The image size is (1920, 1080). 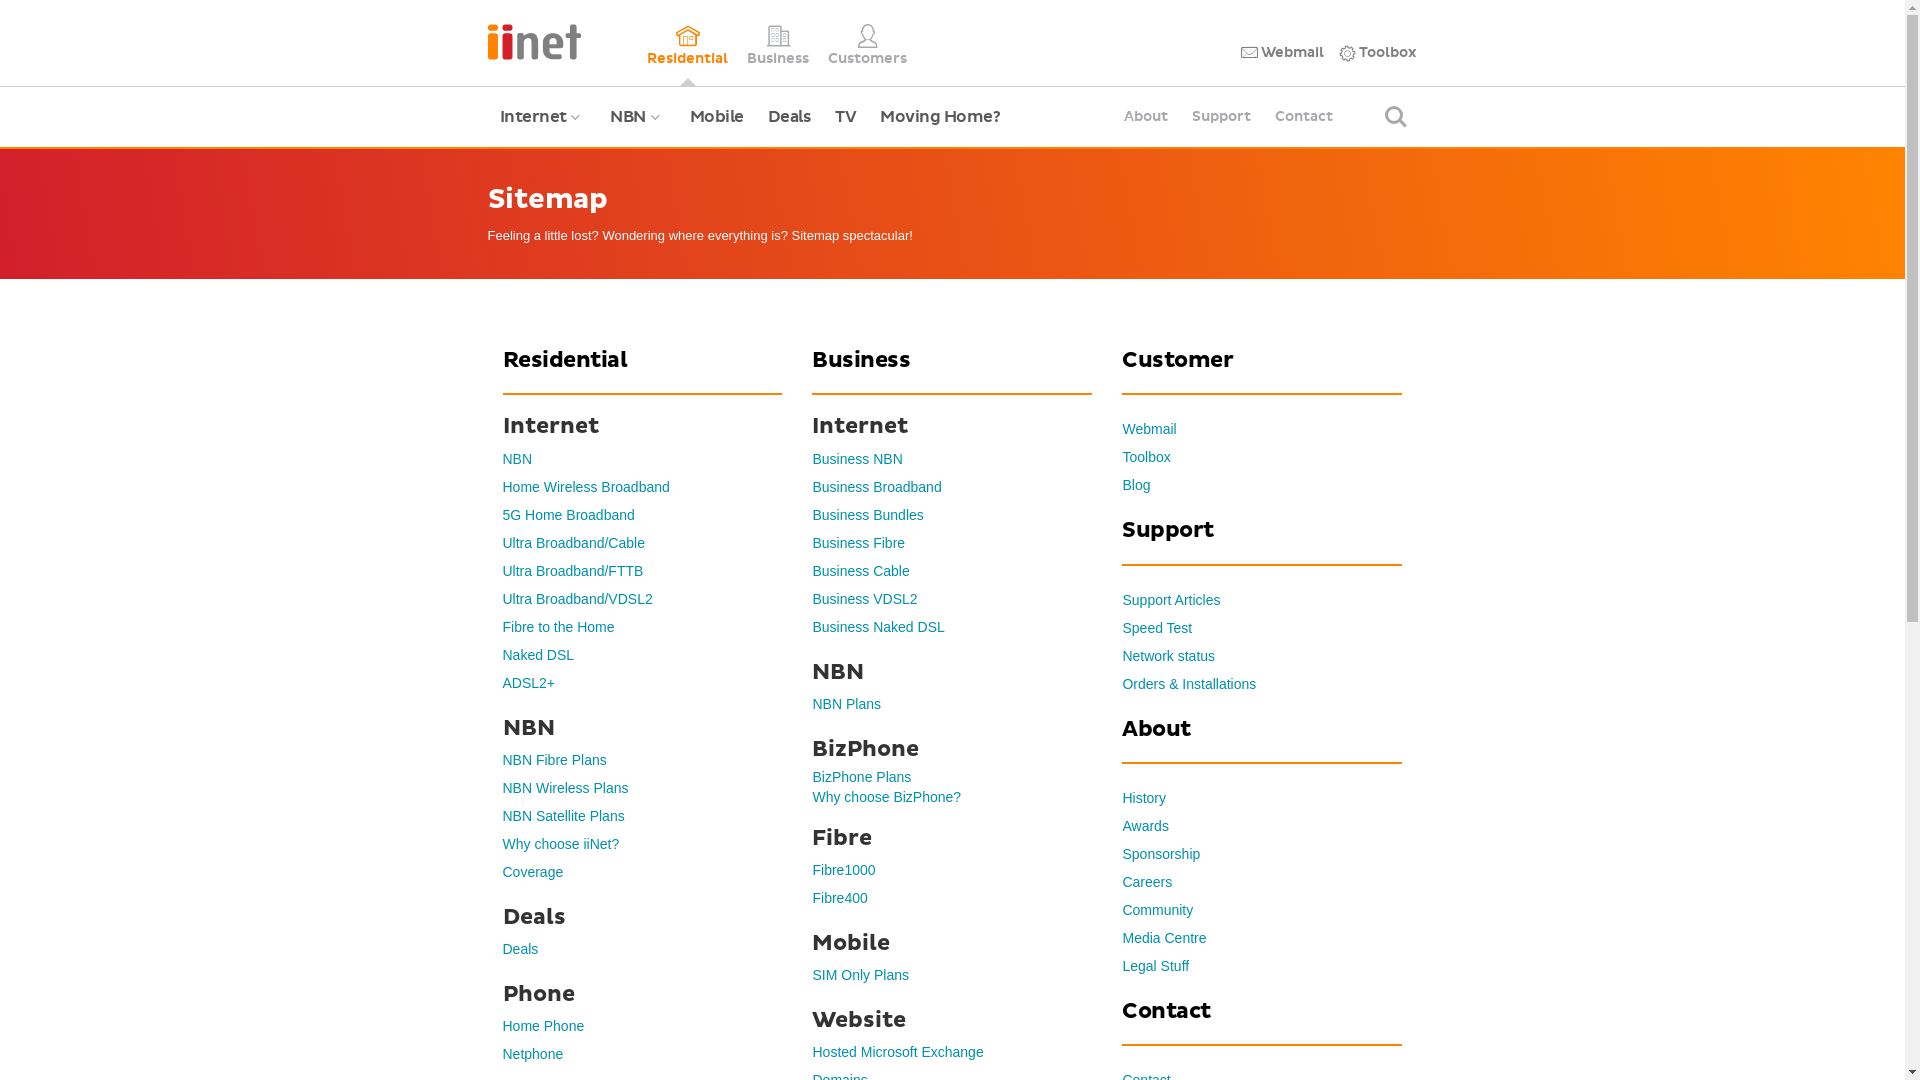 I want to click on 'Fibre400', so click(x=839, y=897).